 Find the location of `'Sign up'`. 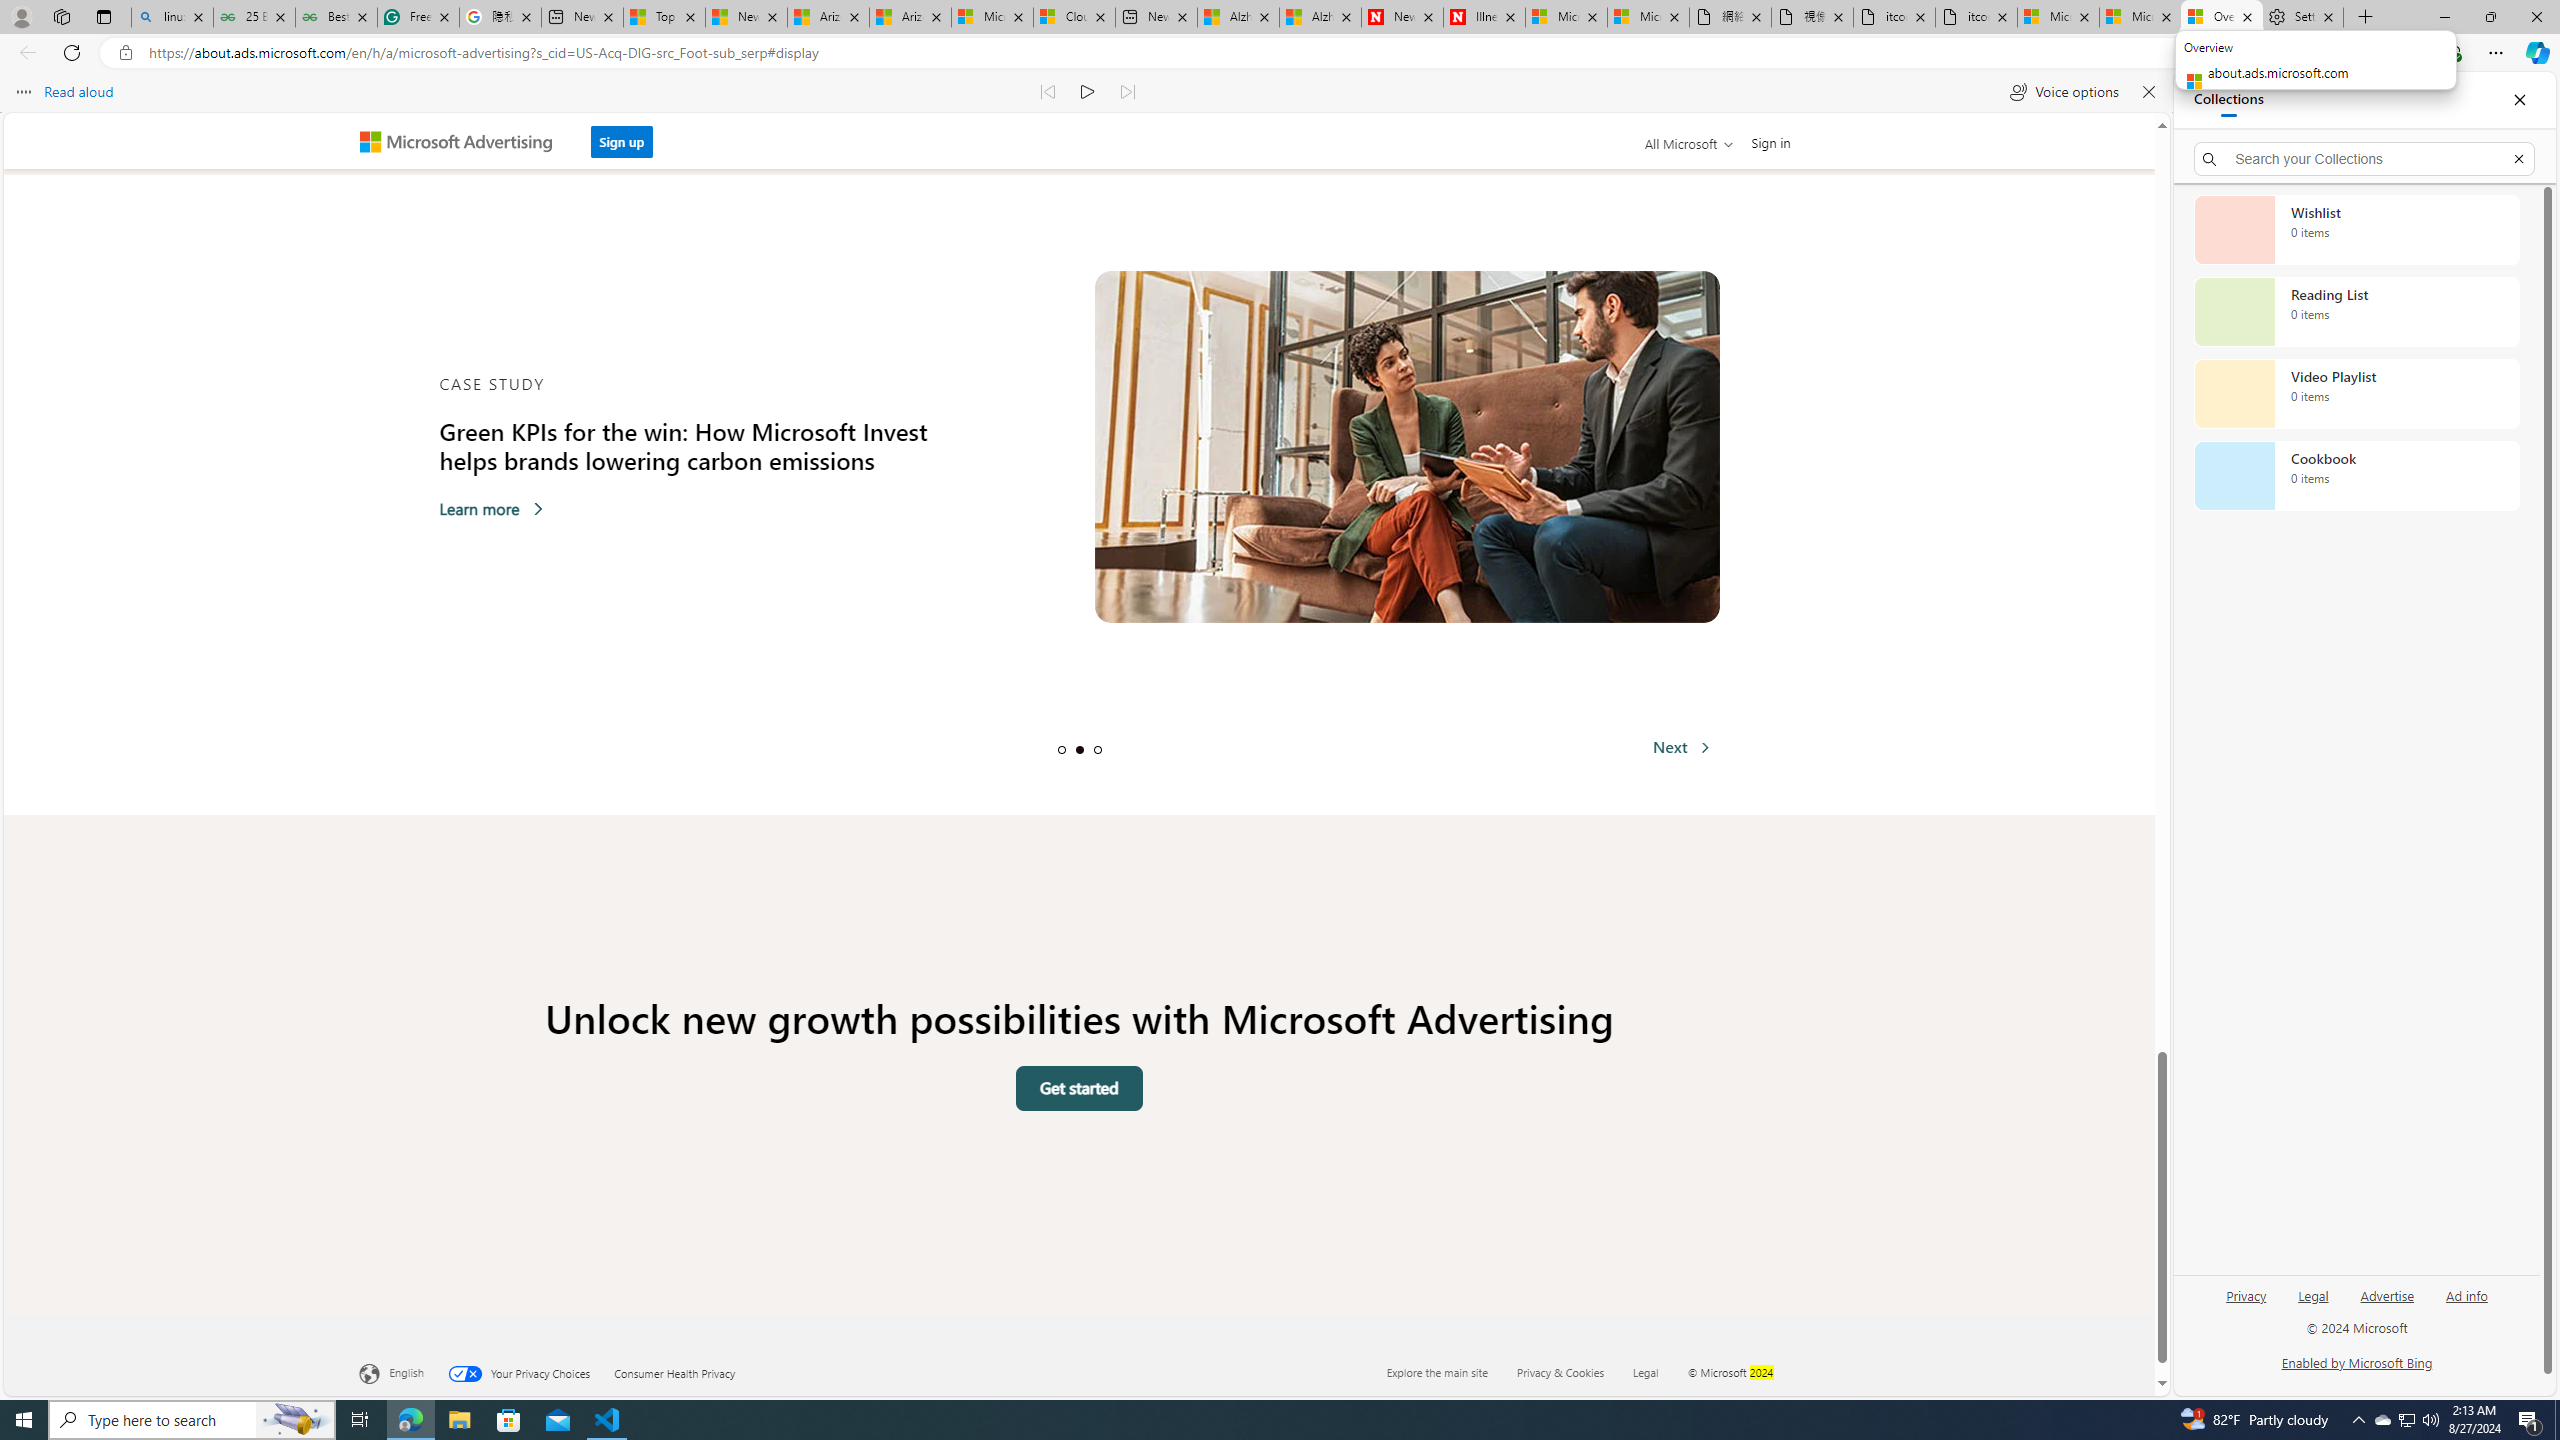

'Sign up' is located at coordinates (619, 141).